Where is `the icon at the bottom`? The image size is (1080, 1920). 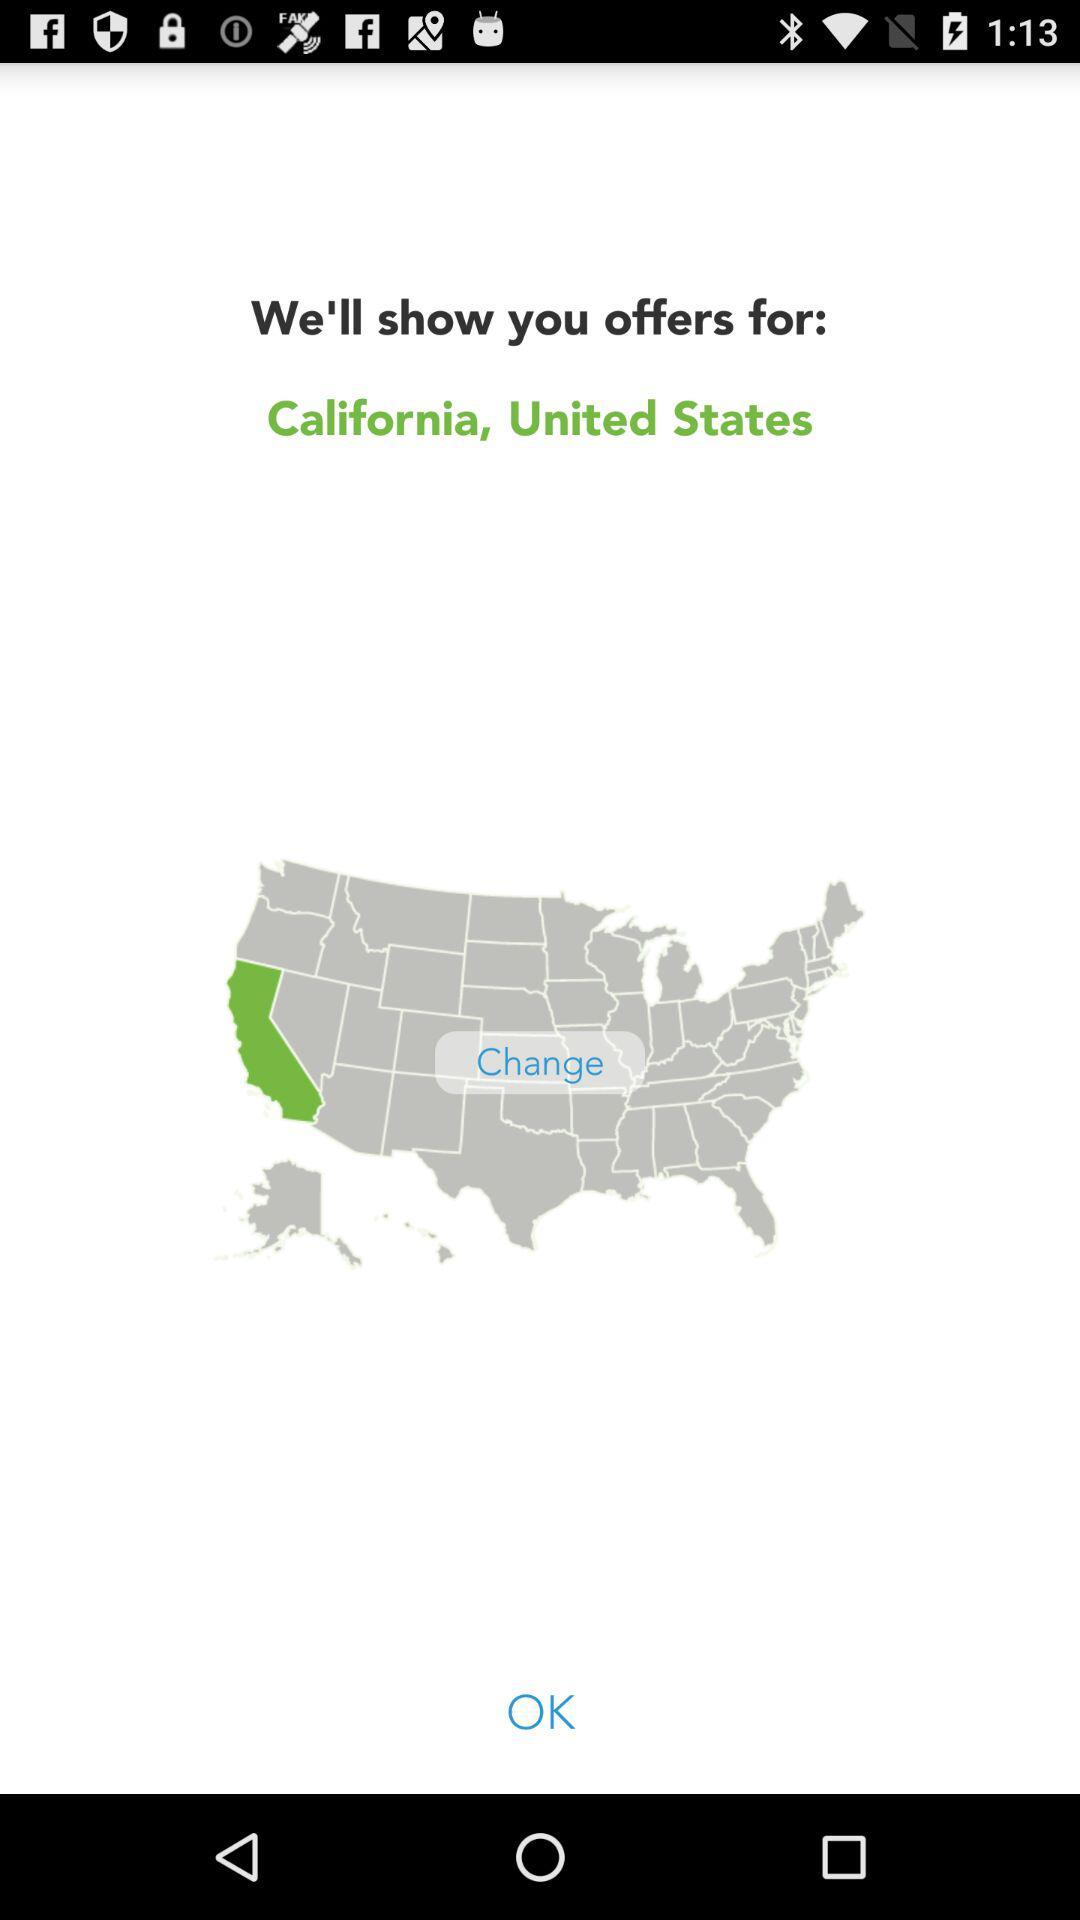
the icon at the bottom is located at coordinates (540, 1714).